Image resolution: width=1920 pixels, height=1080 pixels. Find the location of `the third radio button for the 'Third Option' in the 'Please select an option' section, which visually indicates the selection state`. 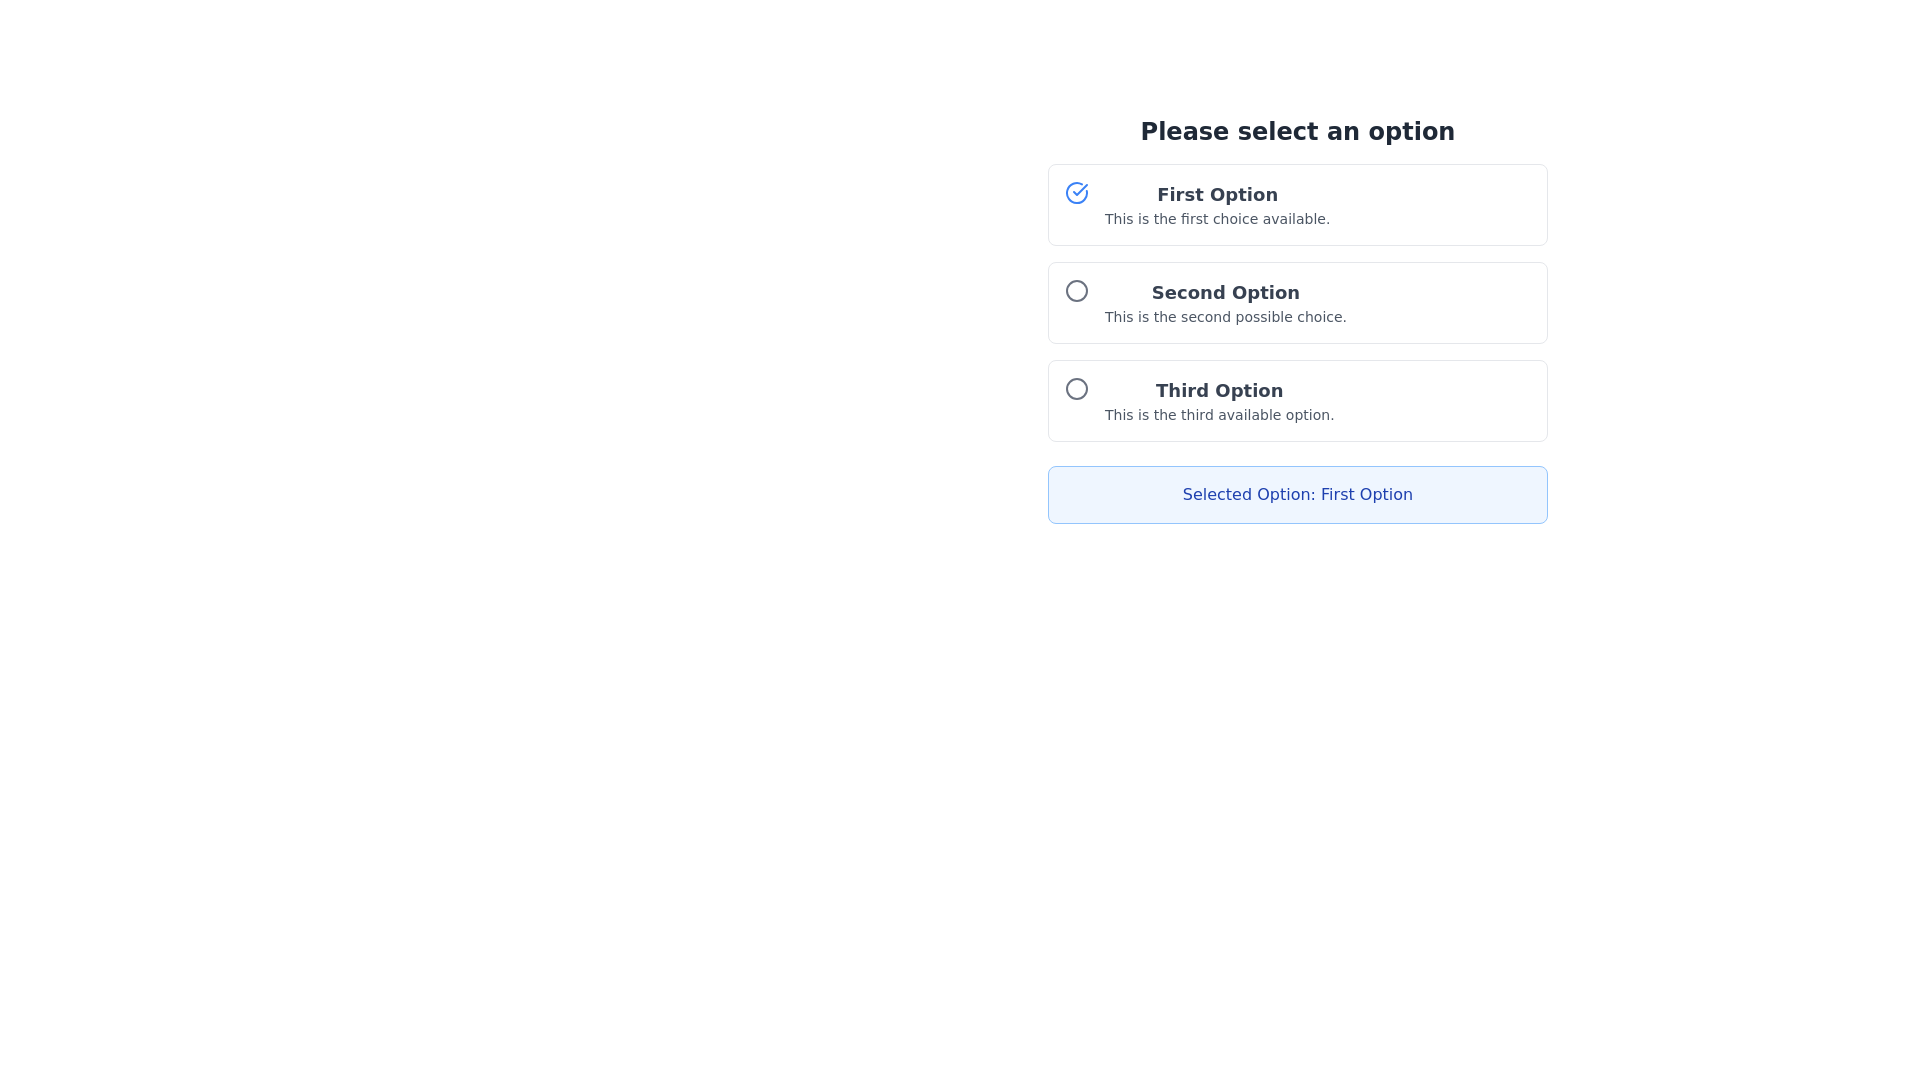

the third radio button for the 'Third Option' in the 'Please select an option' section, which visually indicates the selection state is located at coordinates (1075, 389).